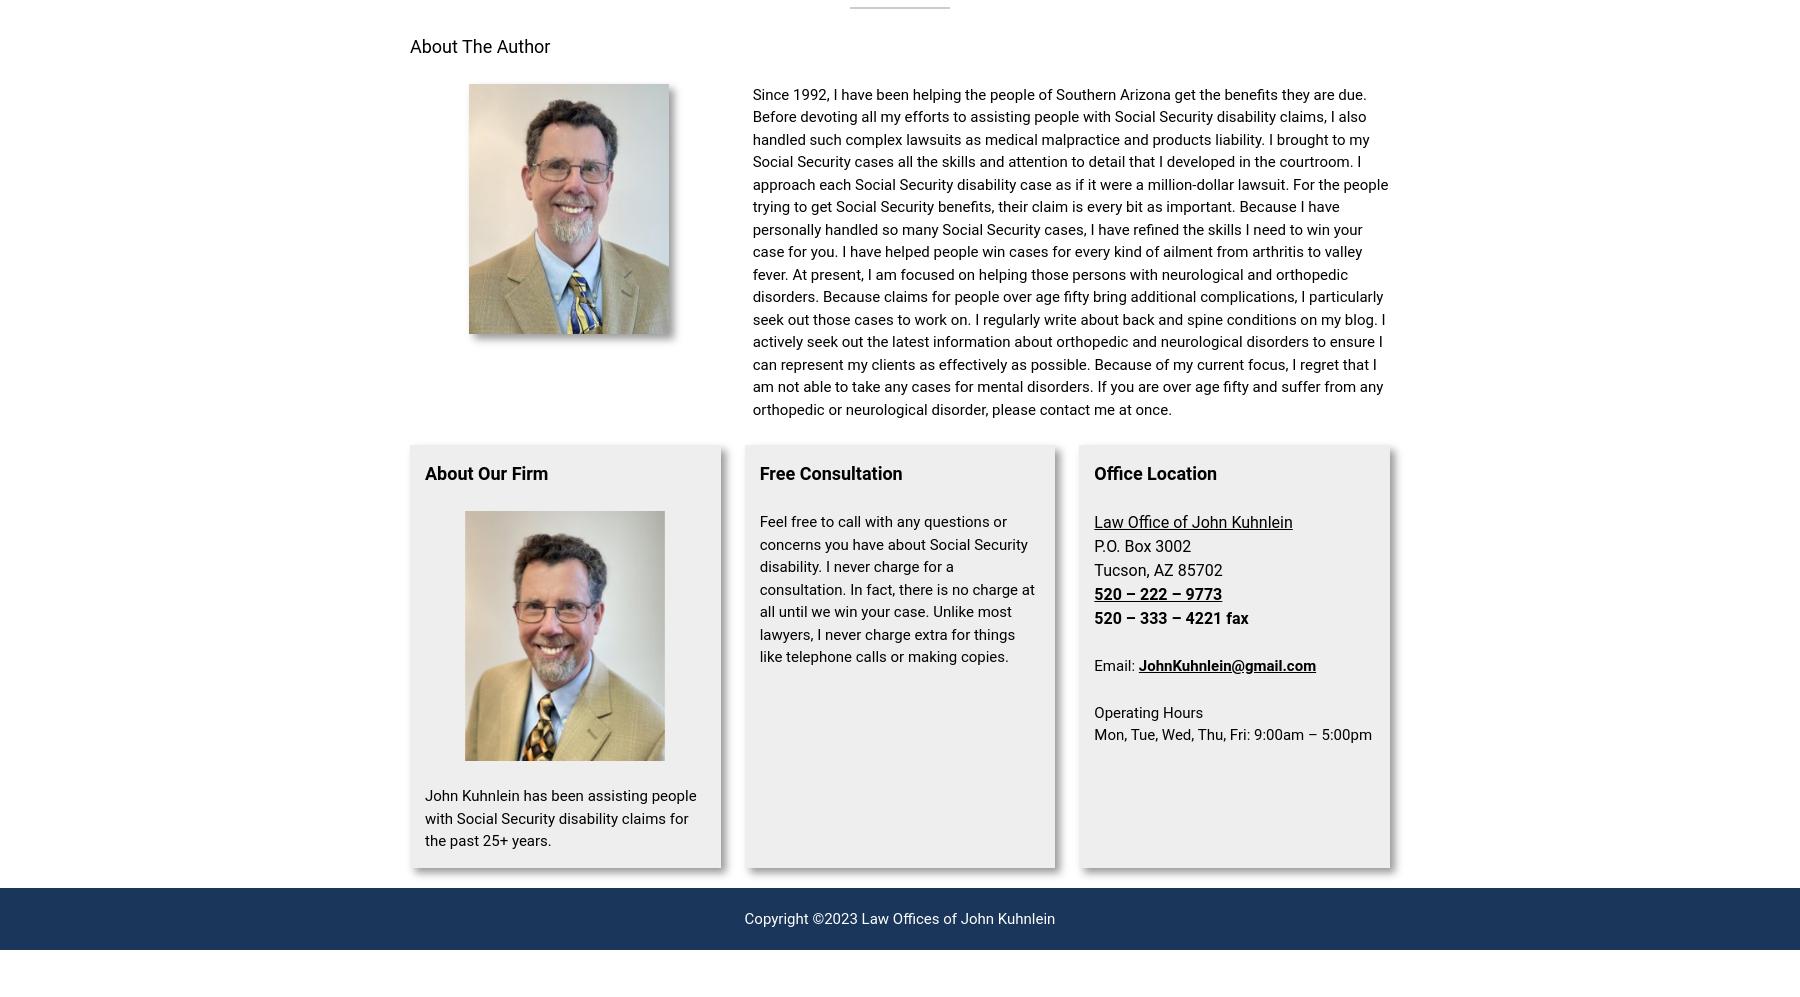 Image resolution: width=1800 pixels, height=997 pixels. What do you see at coordinates (1094, 473) in the screenshot?
I see `'Office Location'` at bounding box center [1094, 473].